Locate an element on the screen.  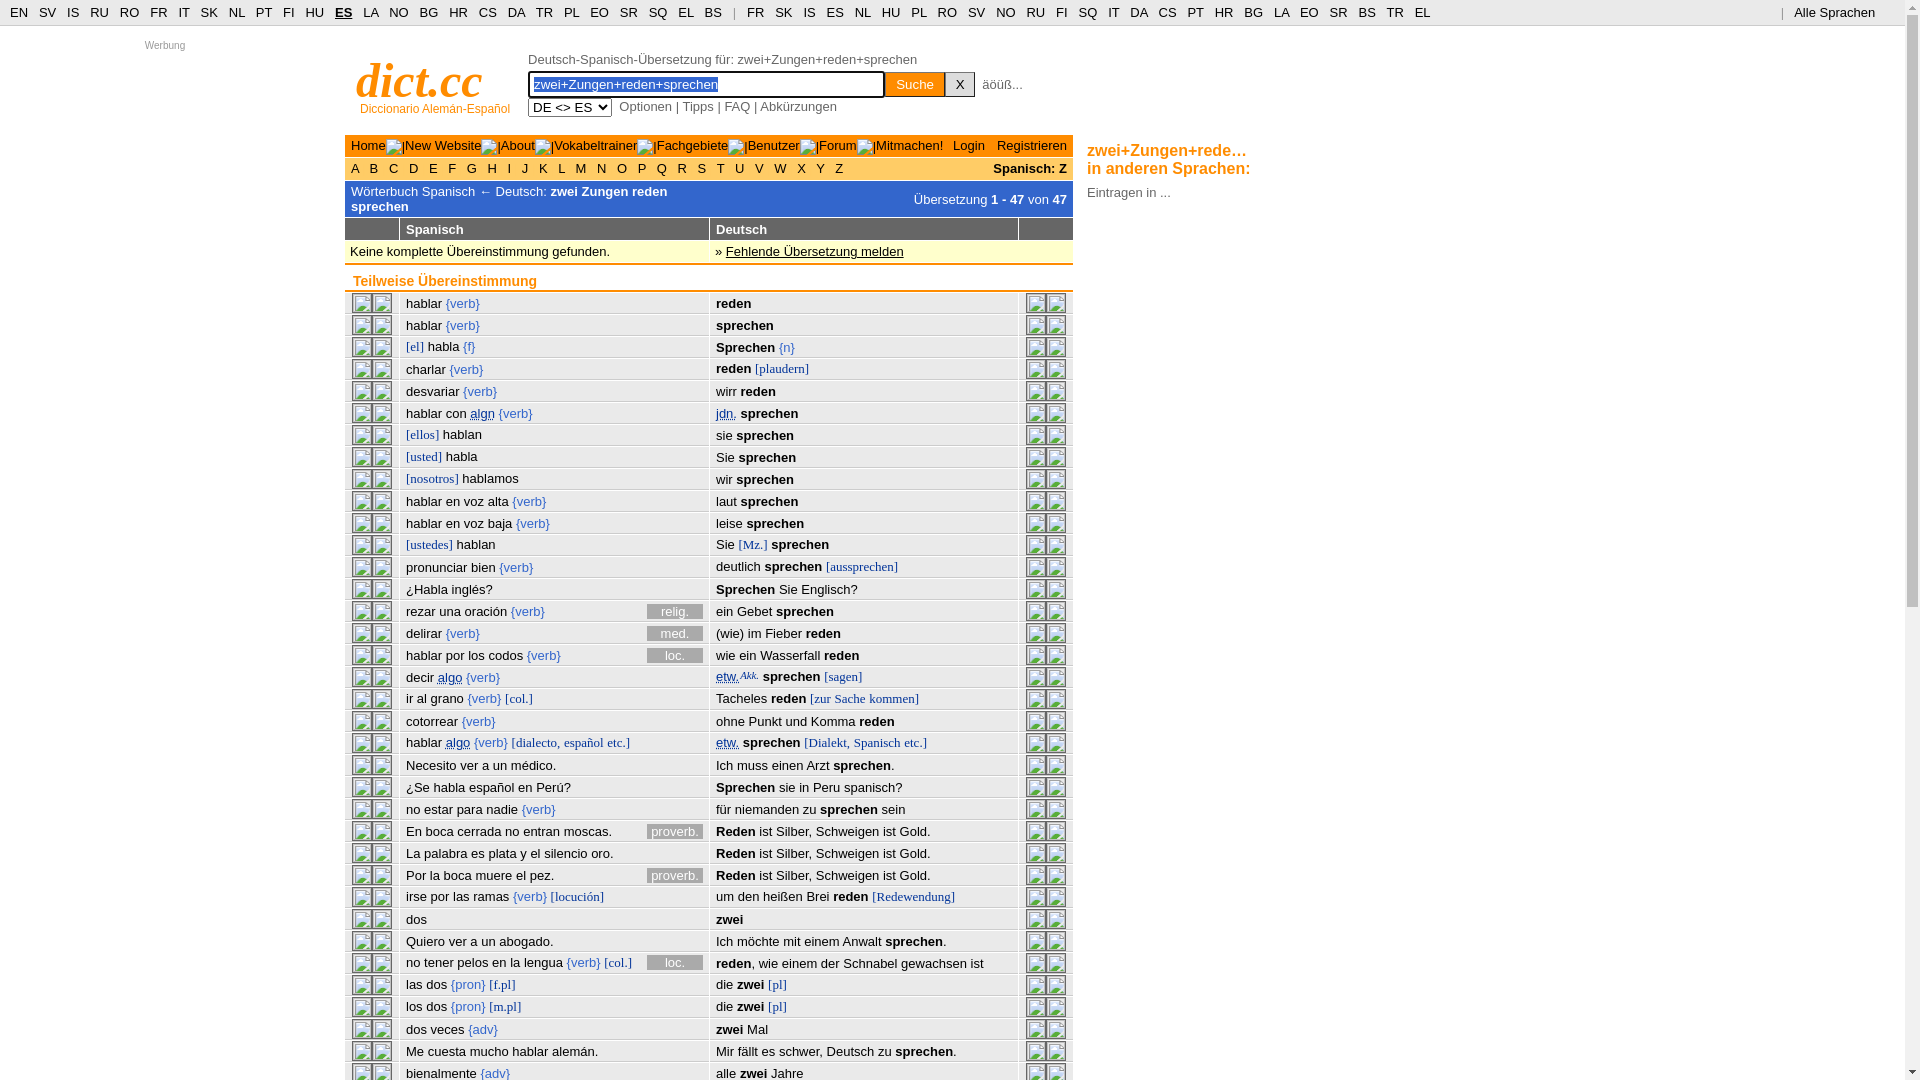
'J' is located at coordinates (524, 167).